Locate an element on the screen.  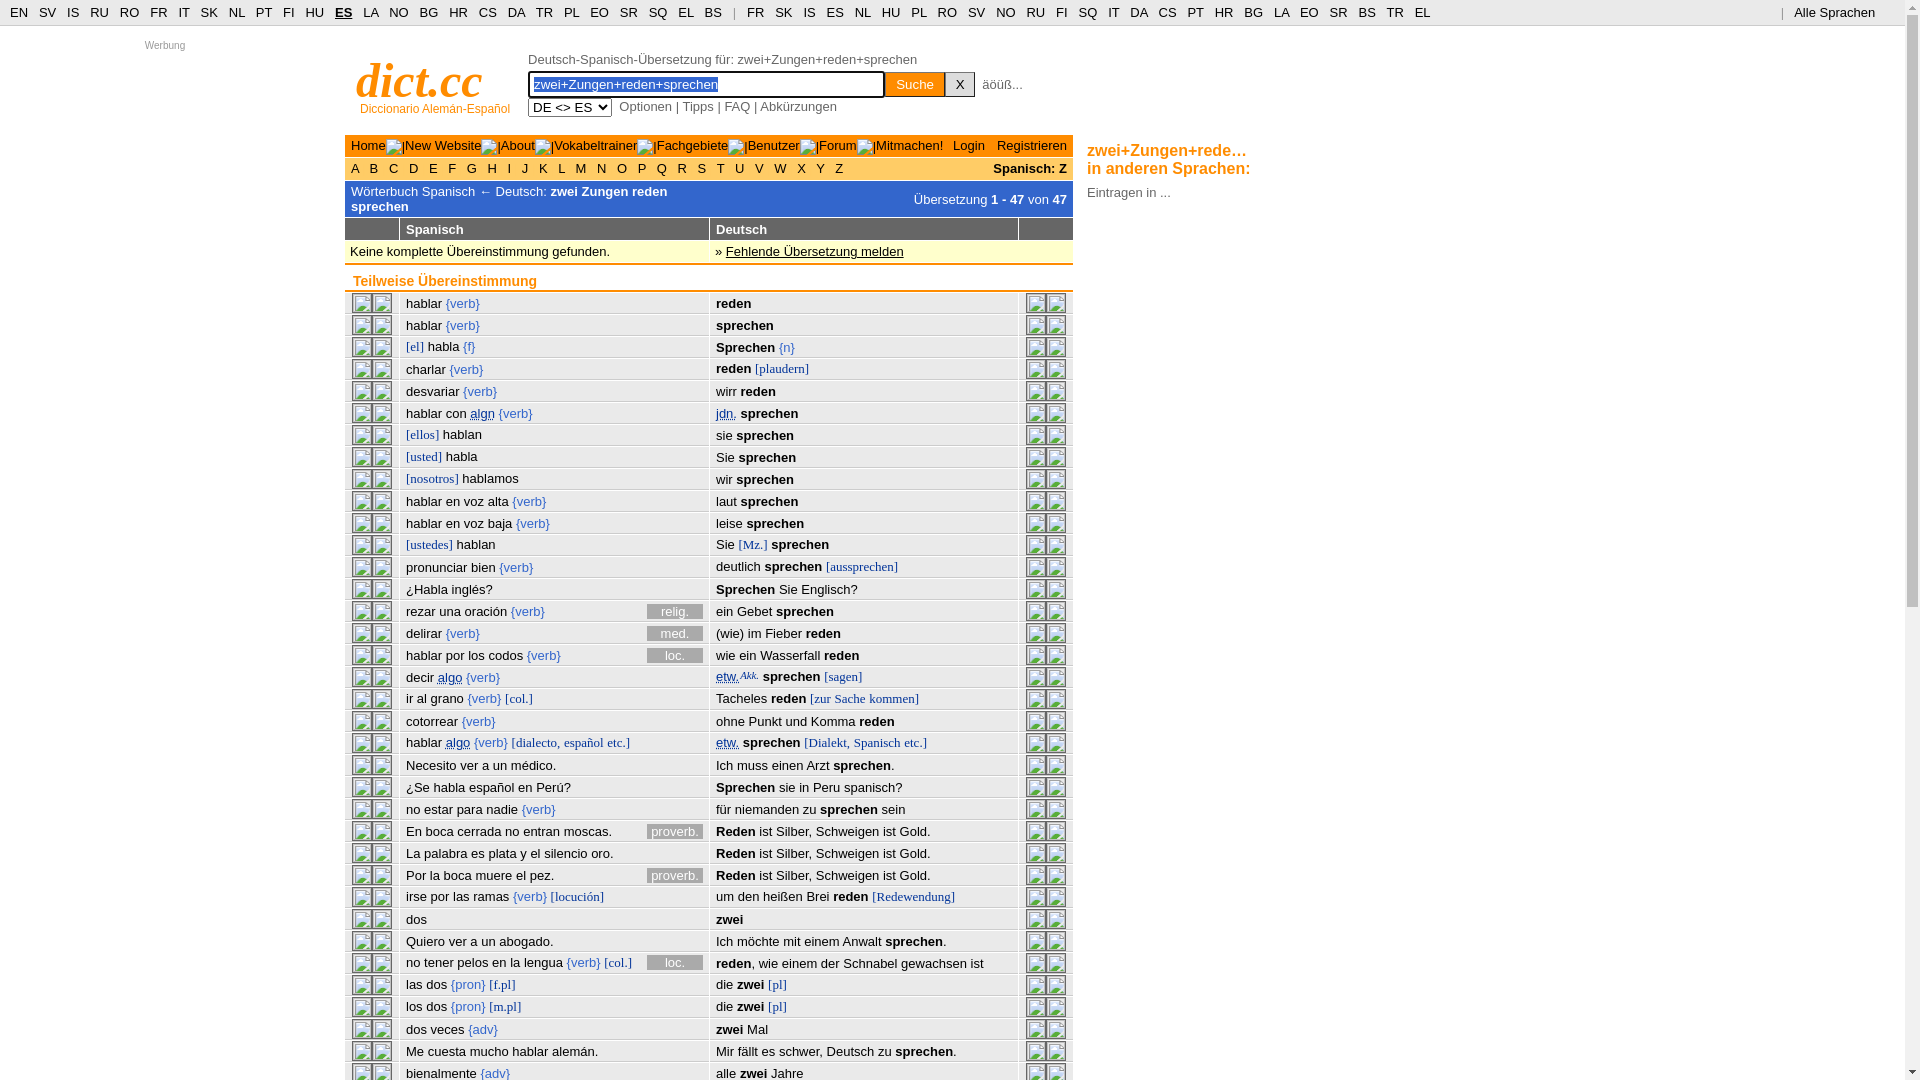
'J' is located at coordinates (524, 167).